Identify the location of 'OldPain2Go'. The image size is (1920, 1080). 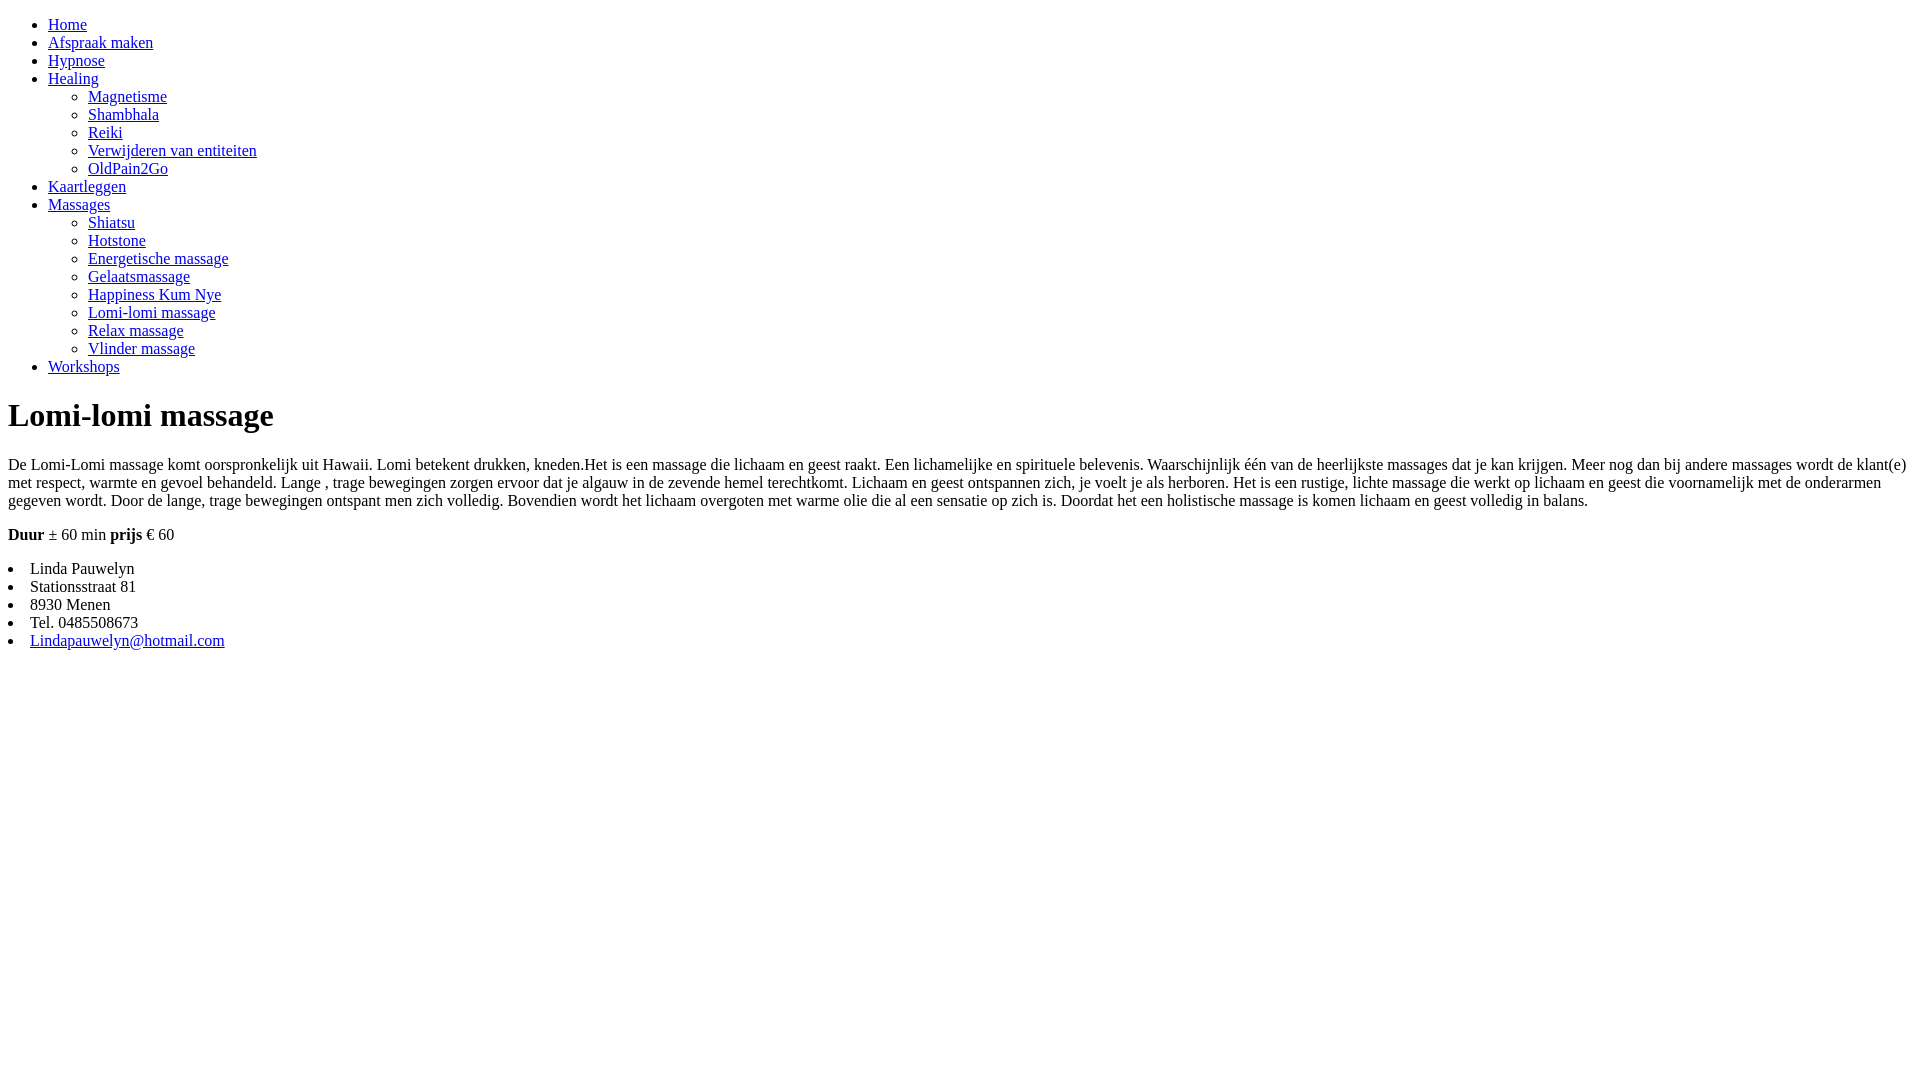
(127, 167).